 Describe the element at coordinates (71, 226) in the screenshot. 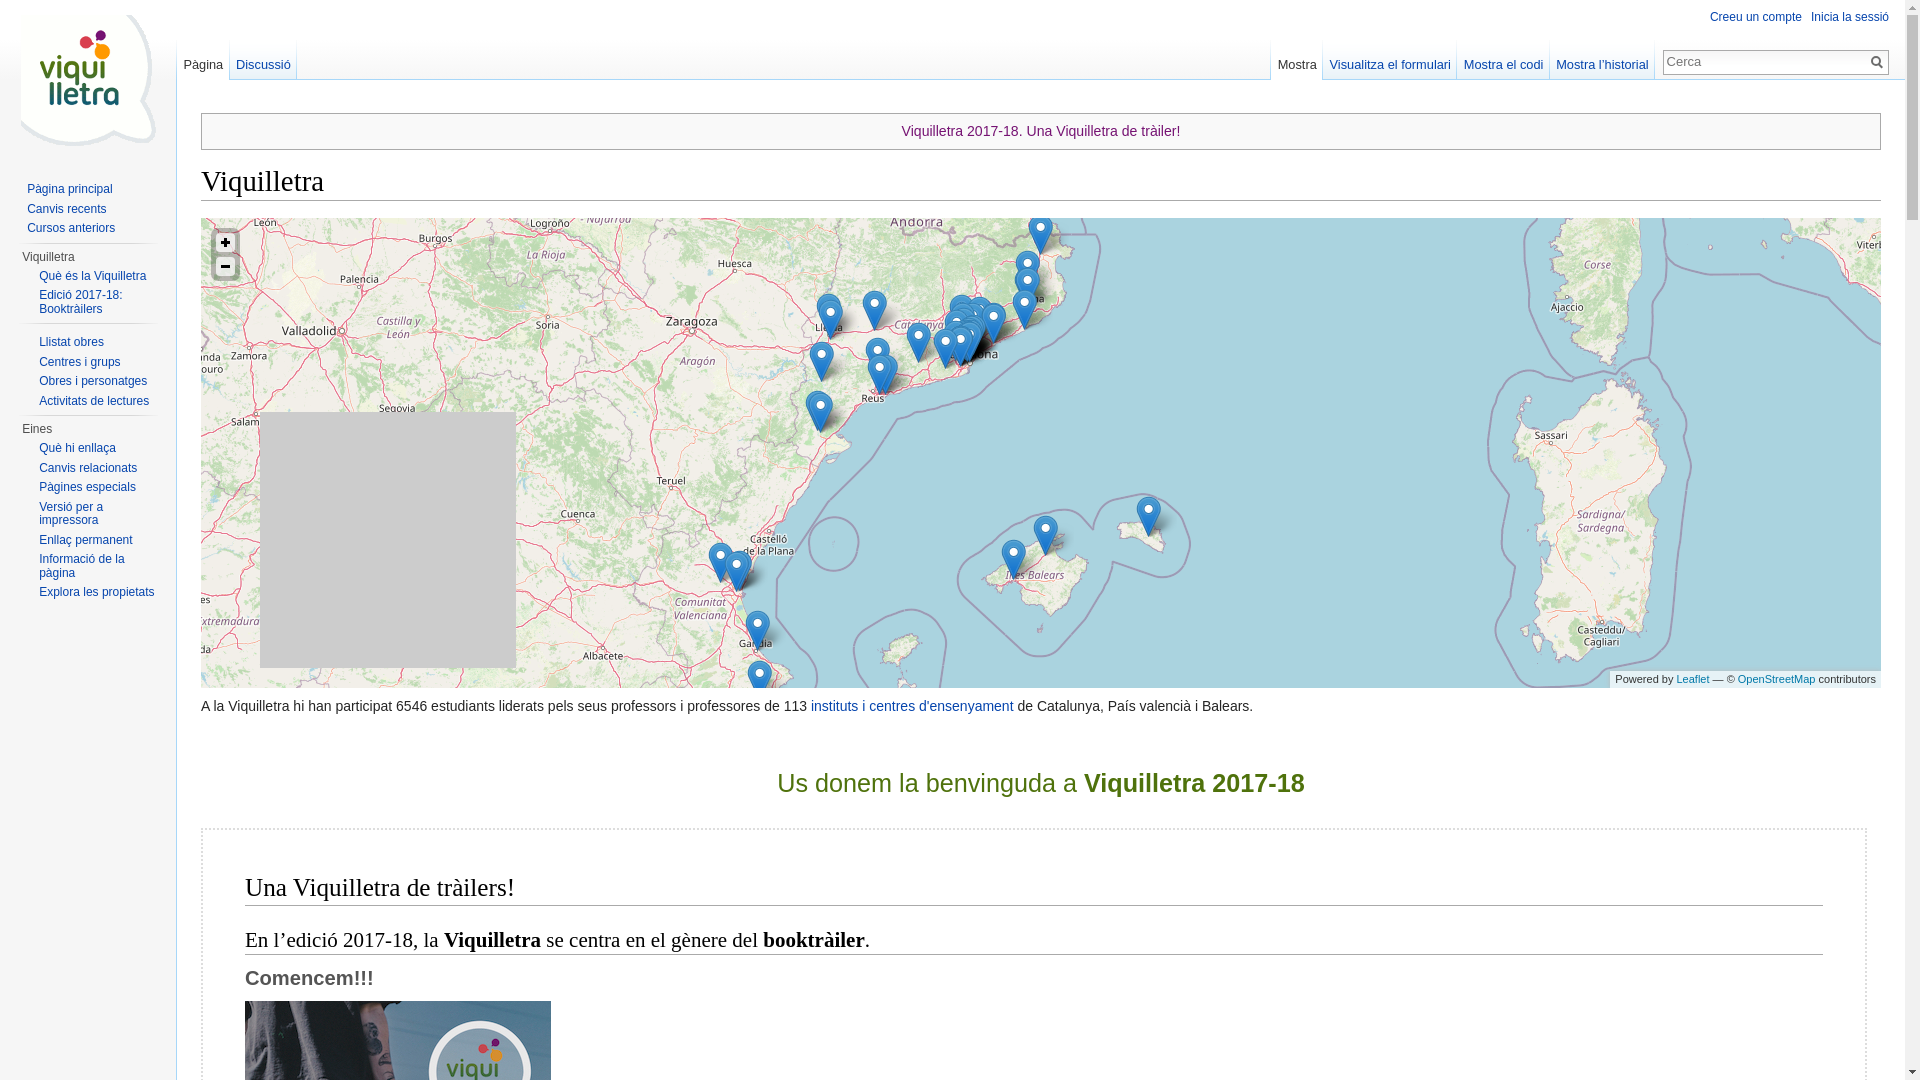

I see `'Cursos anteriors'` at that location.